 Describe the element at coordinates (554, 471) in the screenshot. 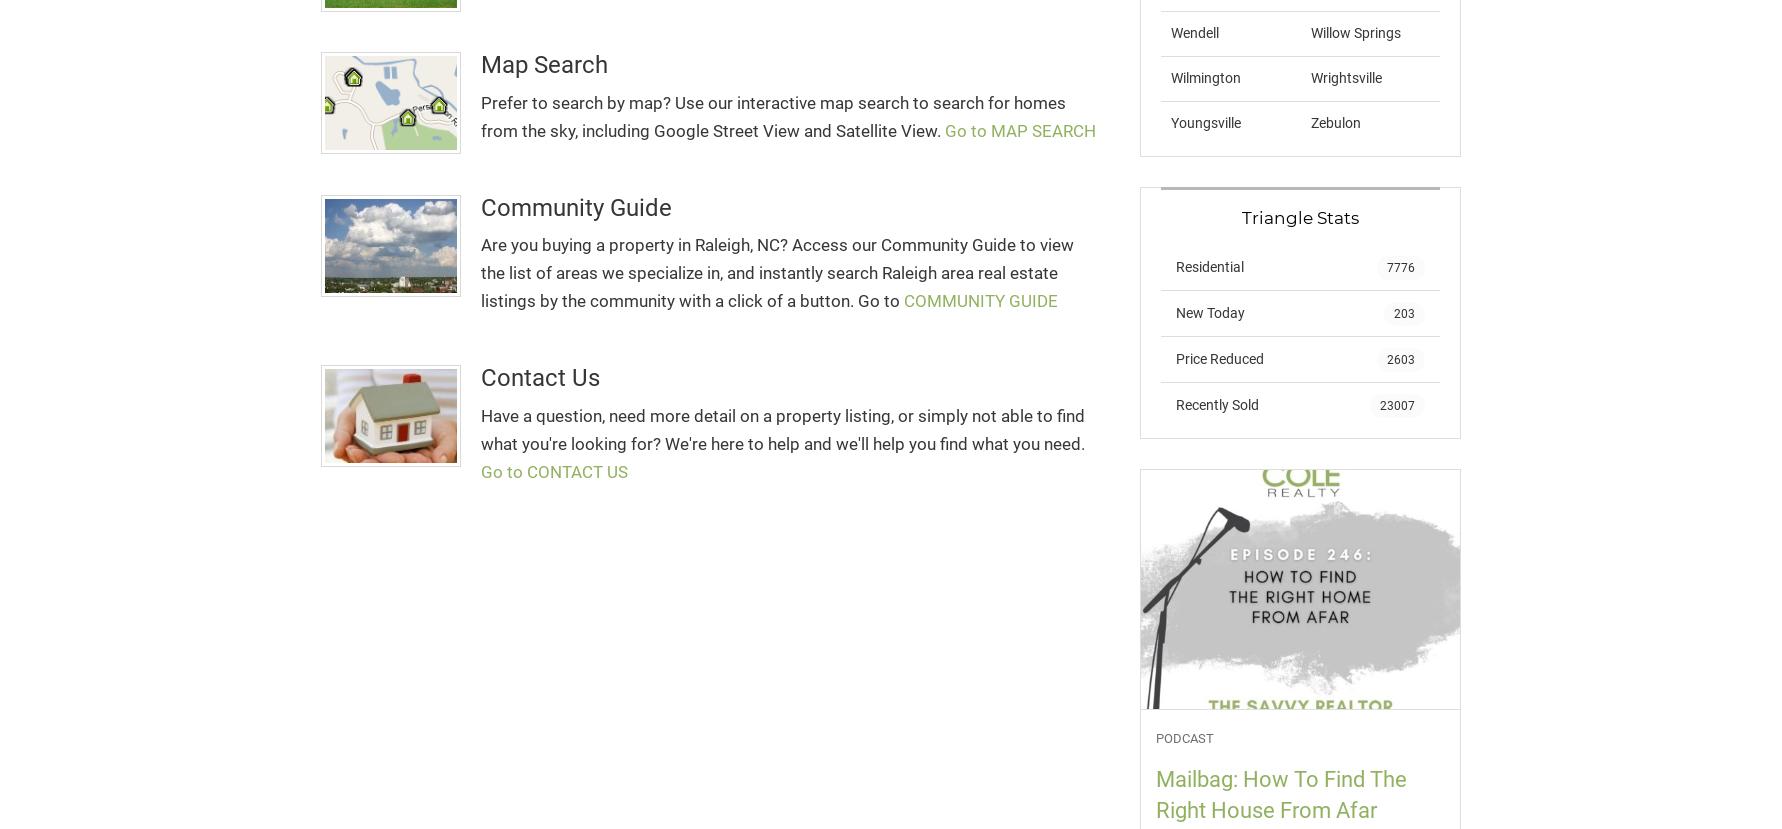

I see `'Go to CONTACT US'` at that location.